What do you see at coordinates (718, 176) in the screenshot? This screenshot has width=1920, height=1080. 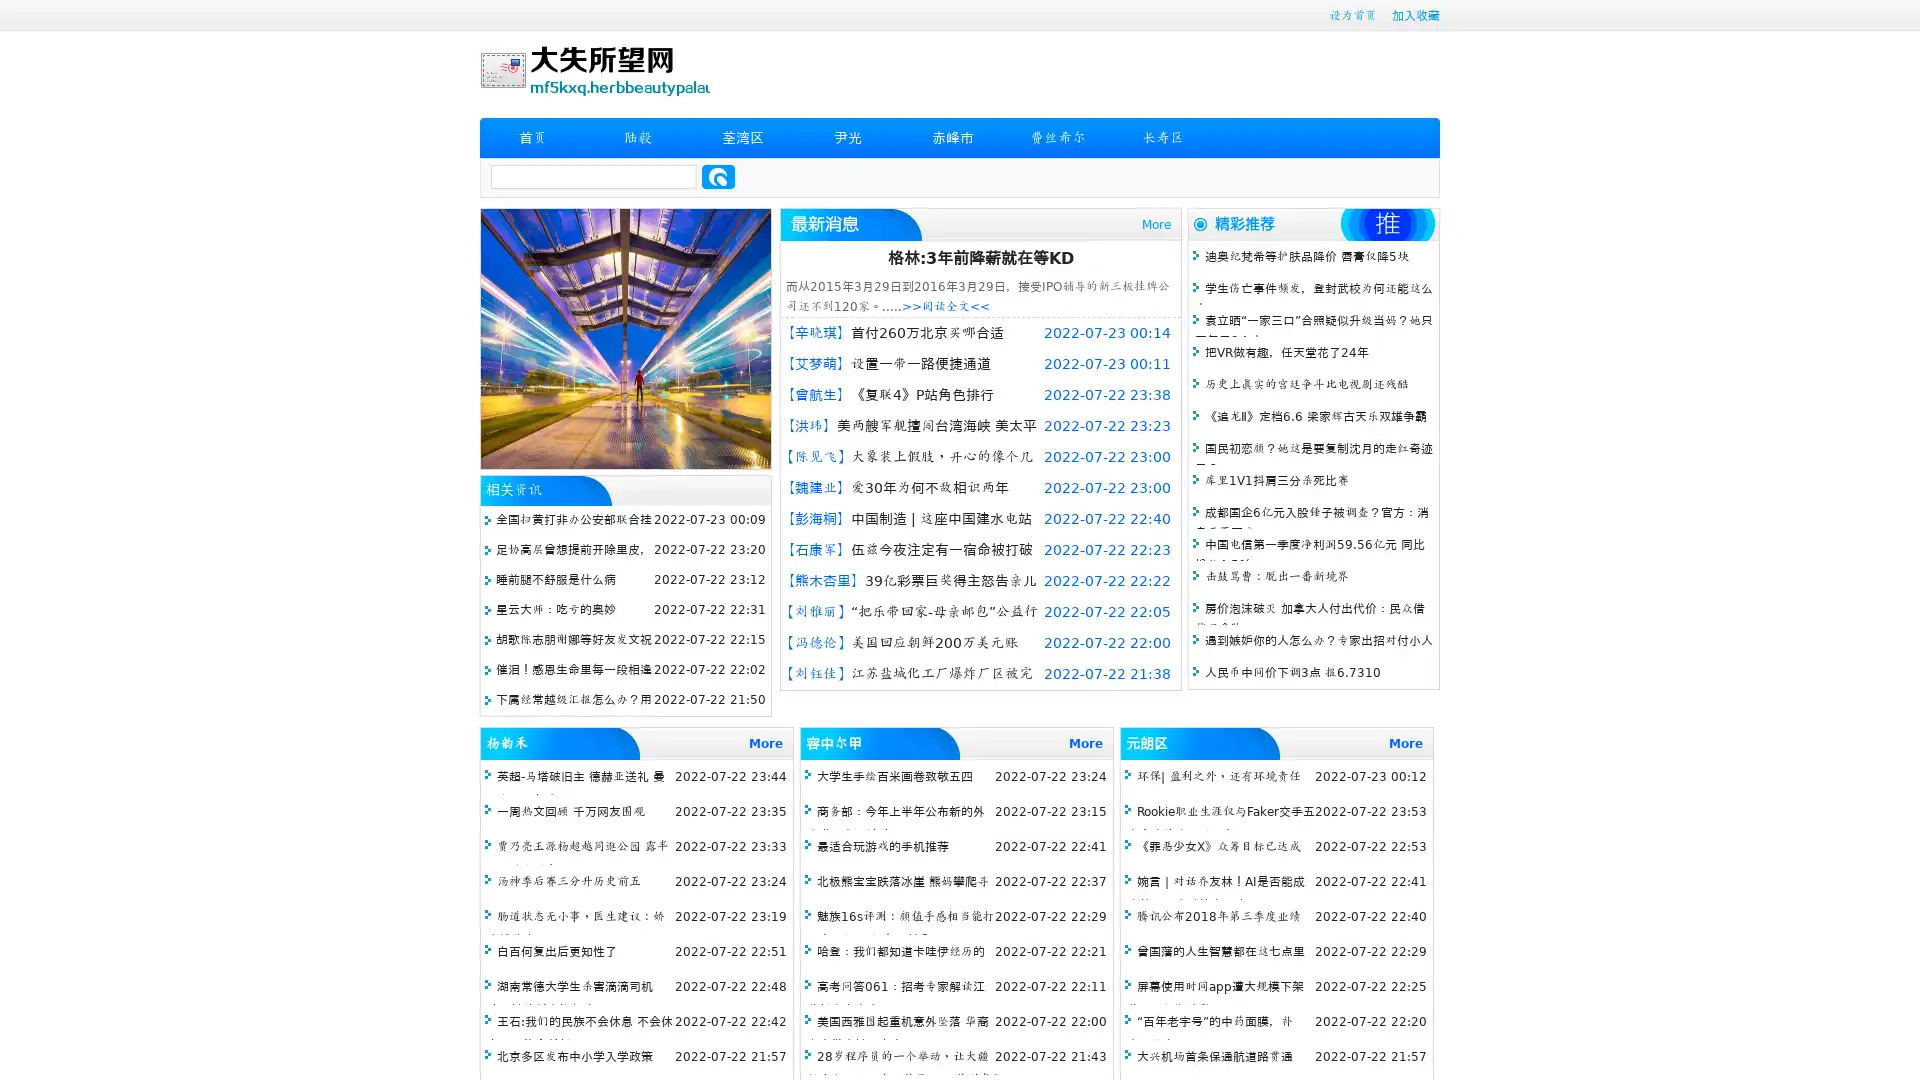 I see `Search` at bounding box center [718, 176].